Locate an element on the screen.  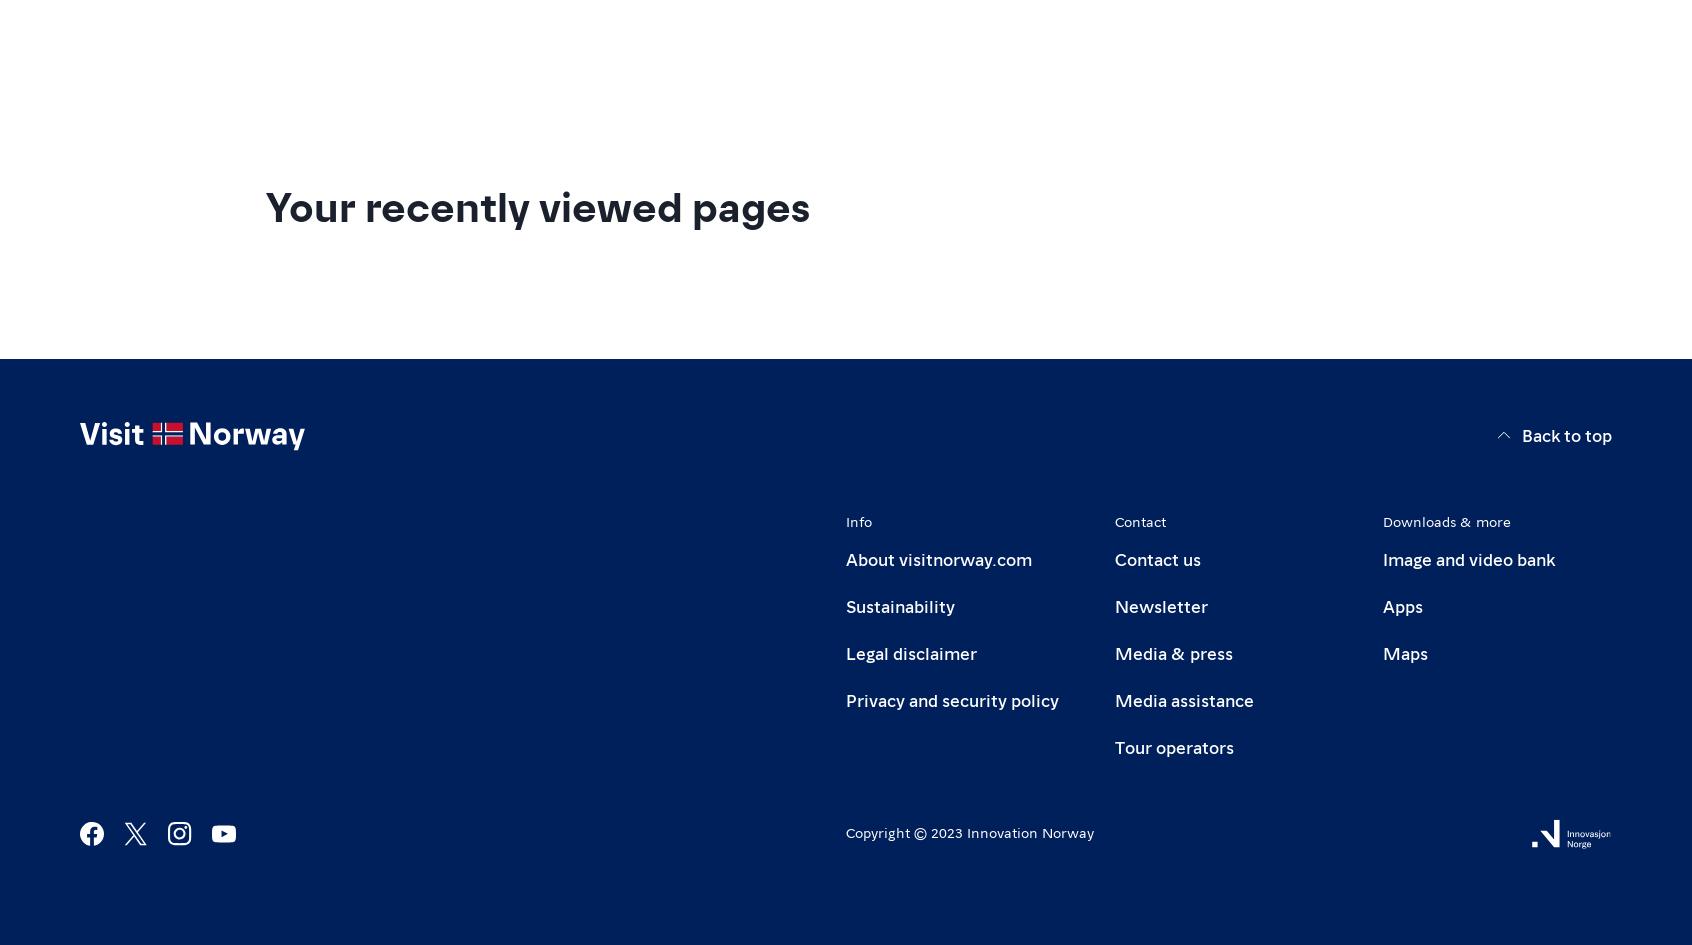
'Maps' is located at coordinates (1383, 650).